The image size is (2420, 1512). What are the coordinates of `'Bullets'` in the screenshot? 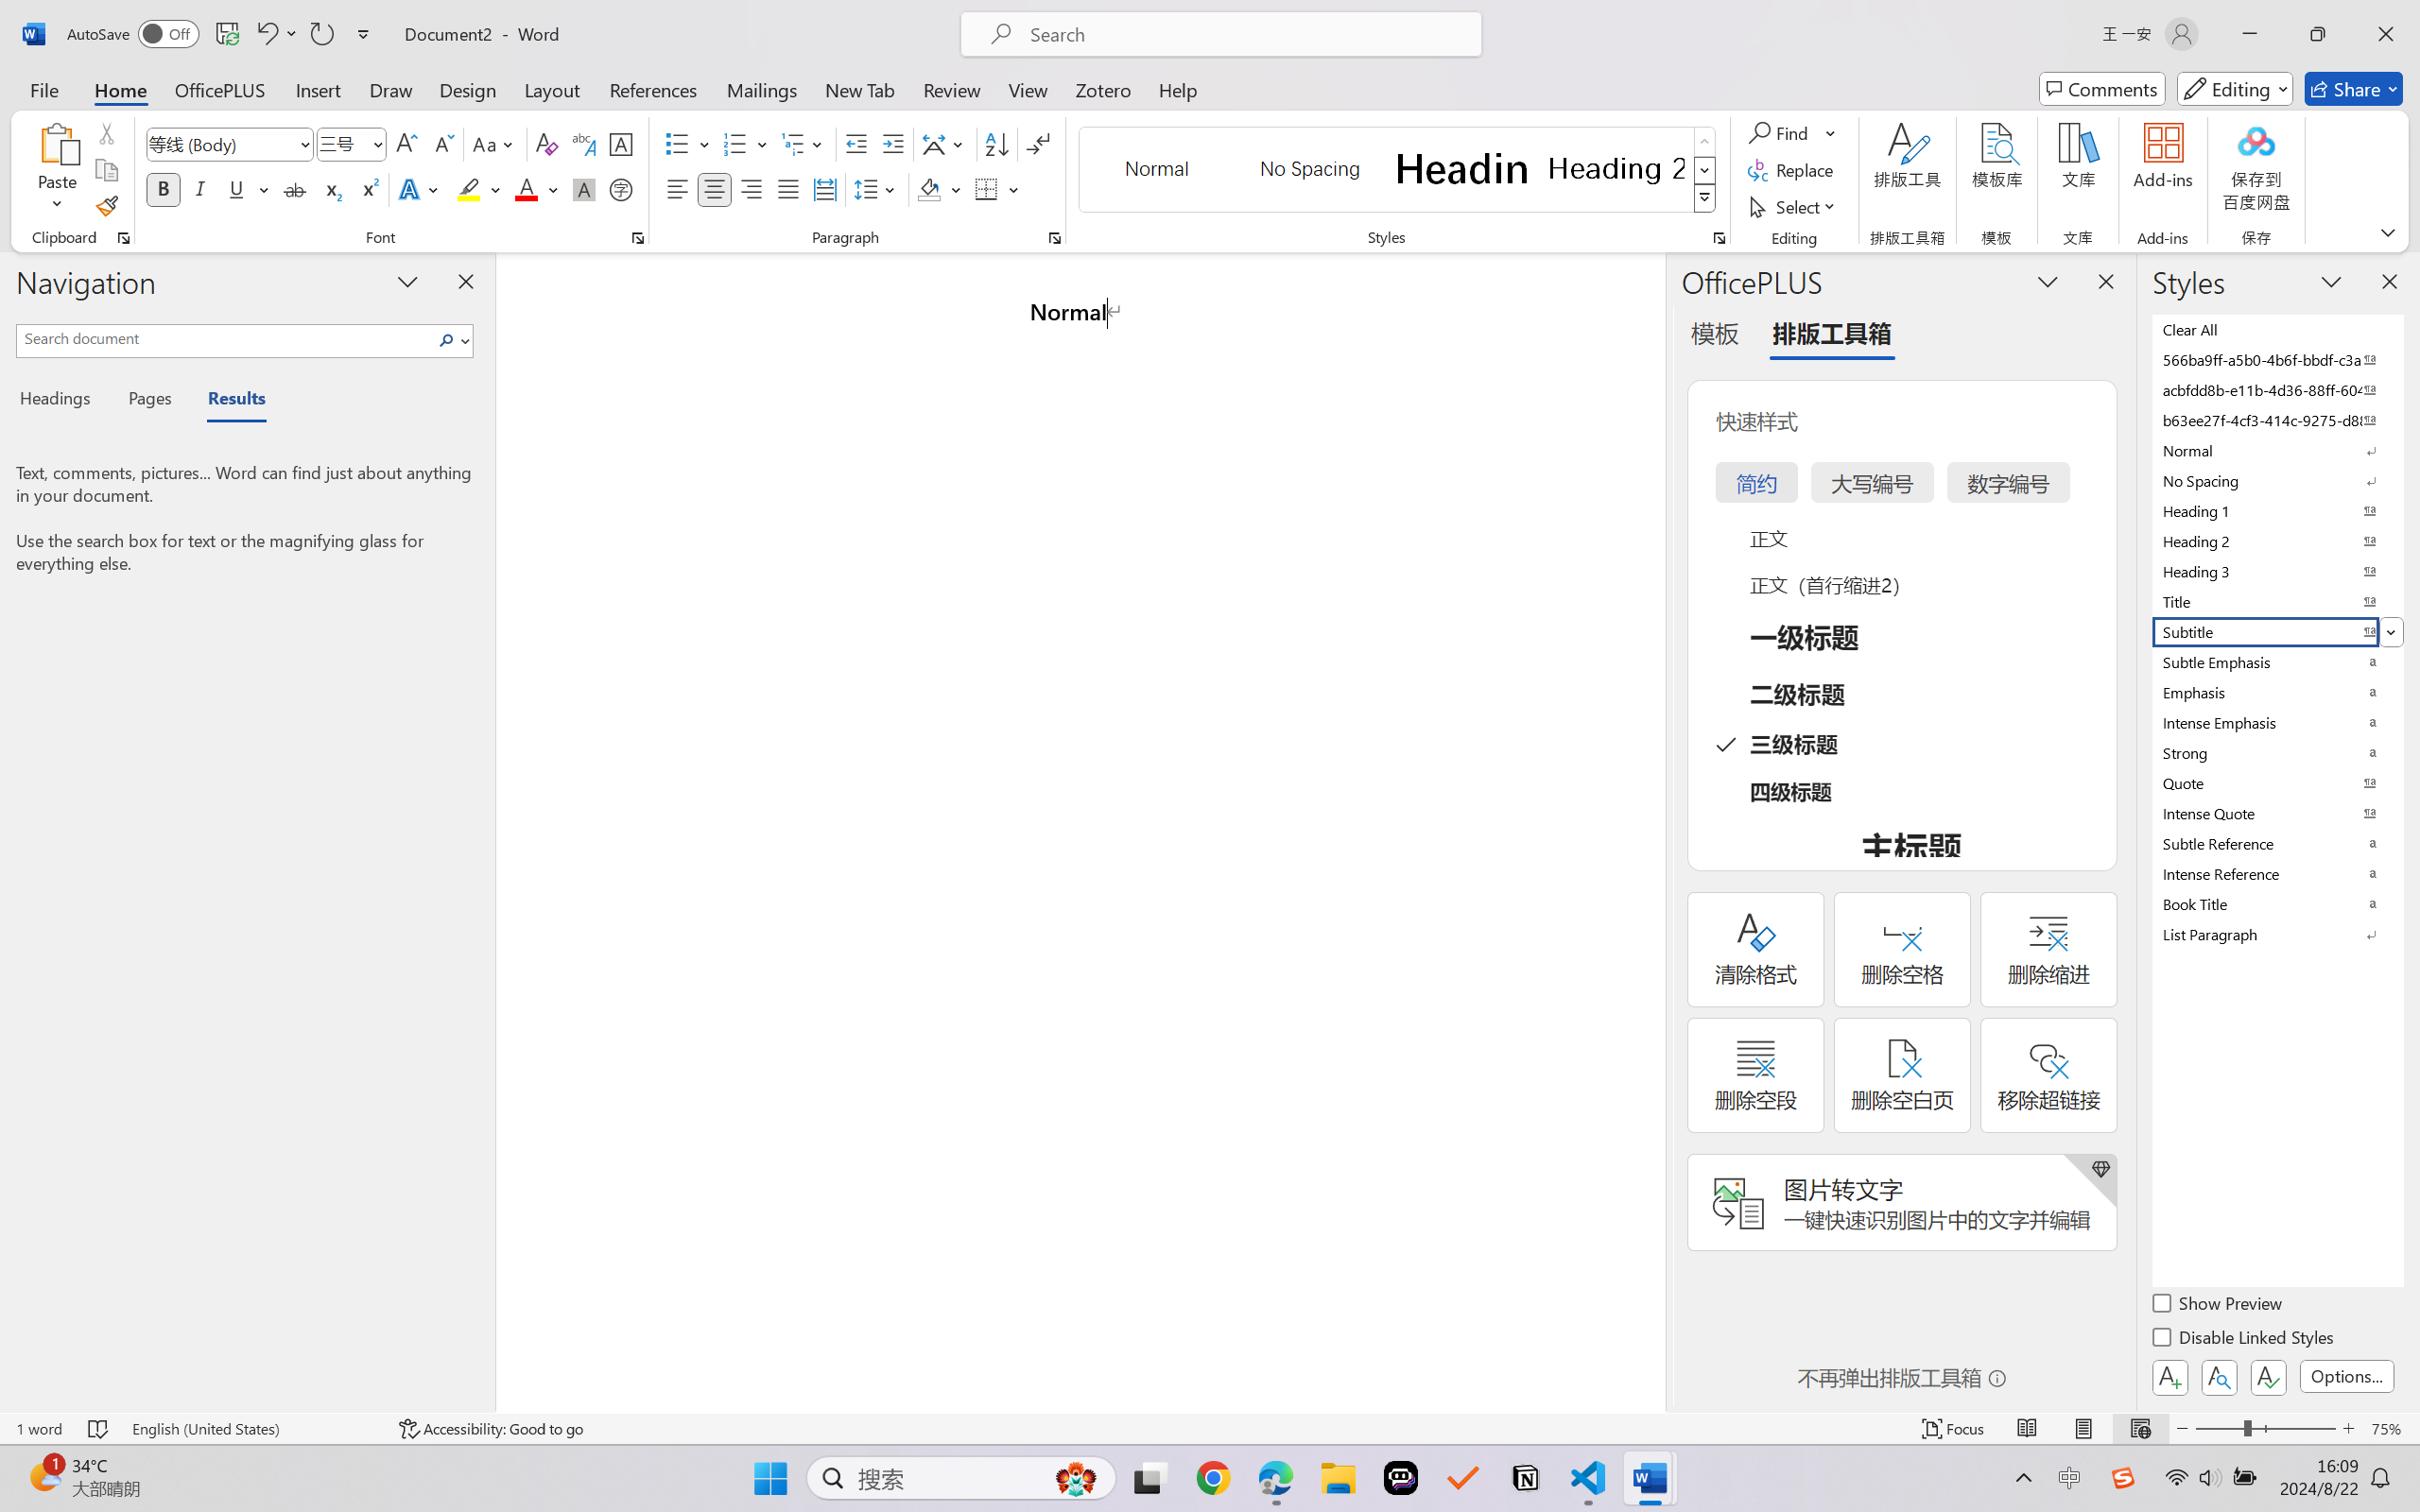 It's located at (687, 144).